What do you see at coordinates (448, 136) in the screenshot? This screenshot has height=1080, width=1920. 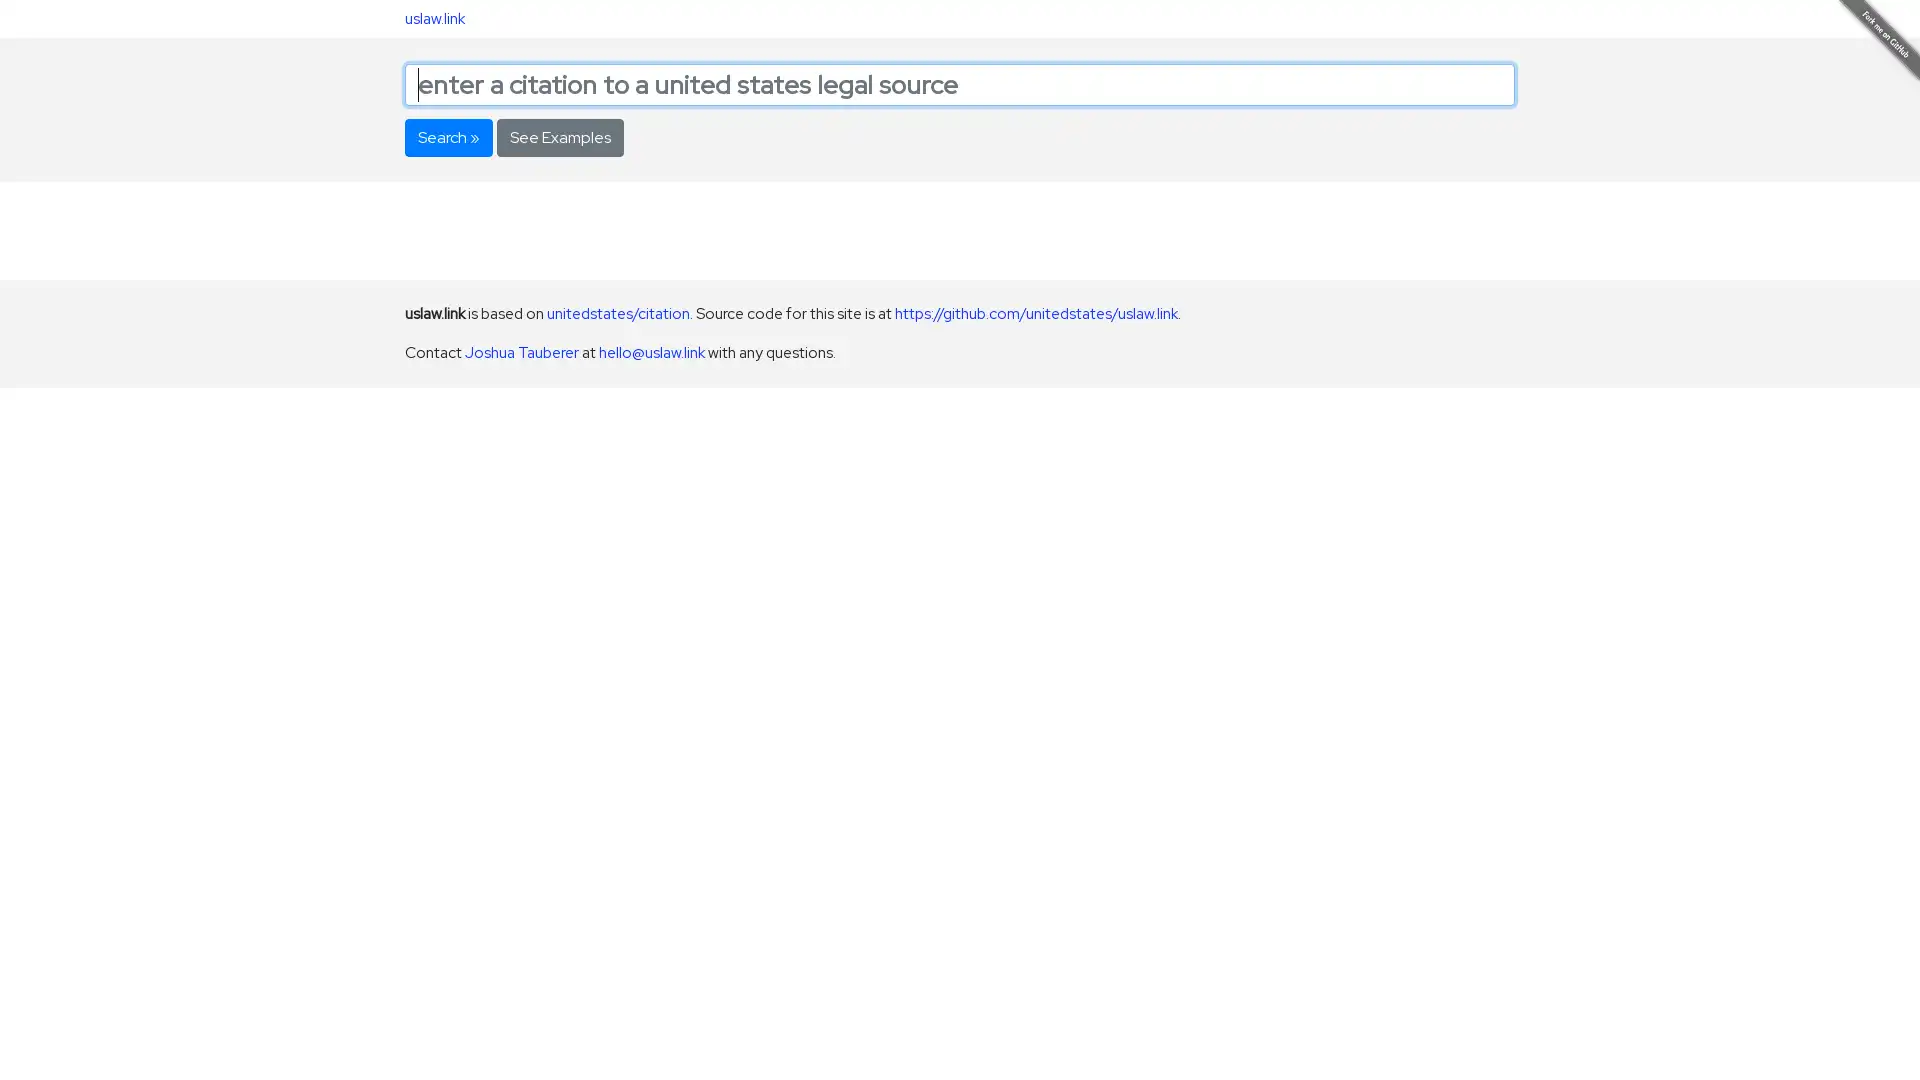 I see `Search` at bounding box center [448, 136].